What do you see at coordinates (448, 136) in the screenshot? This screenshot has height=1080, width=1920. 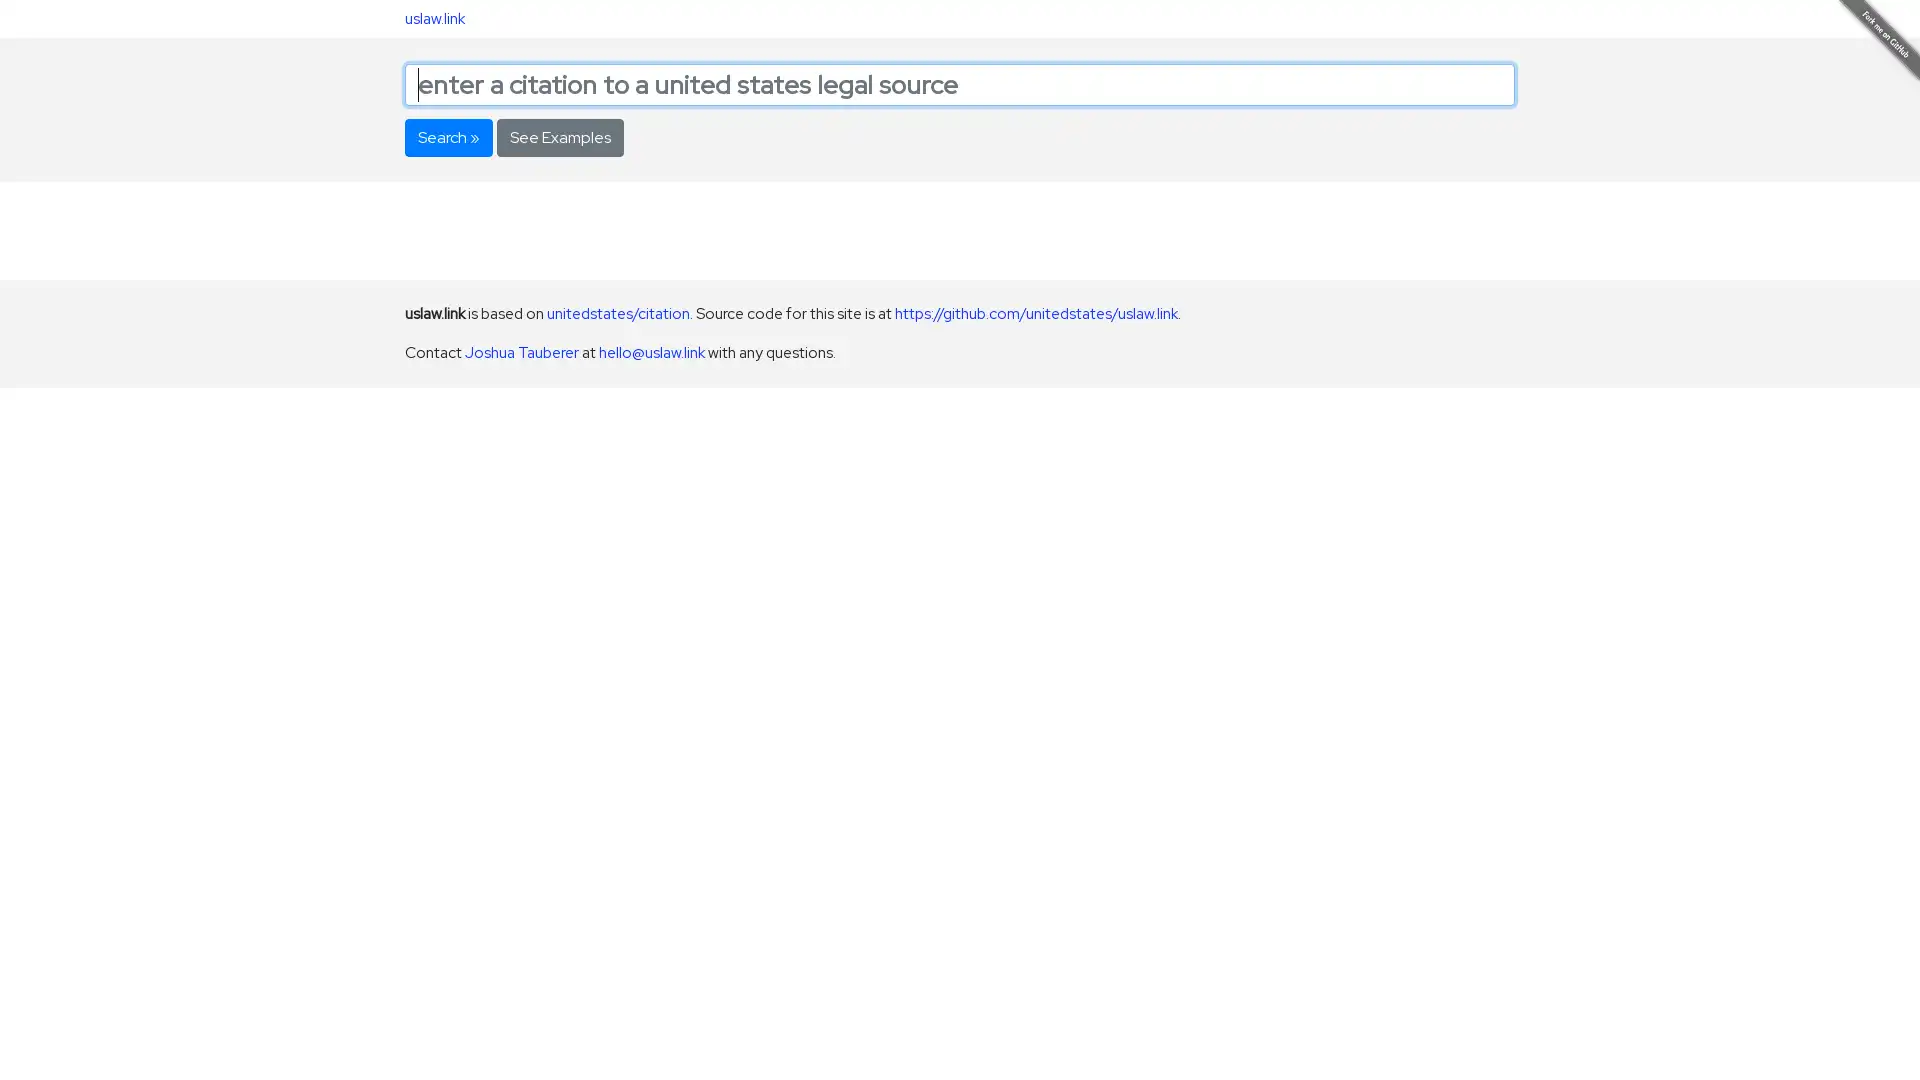 I see `Search` at bounding box center [448, 136].